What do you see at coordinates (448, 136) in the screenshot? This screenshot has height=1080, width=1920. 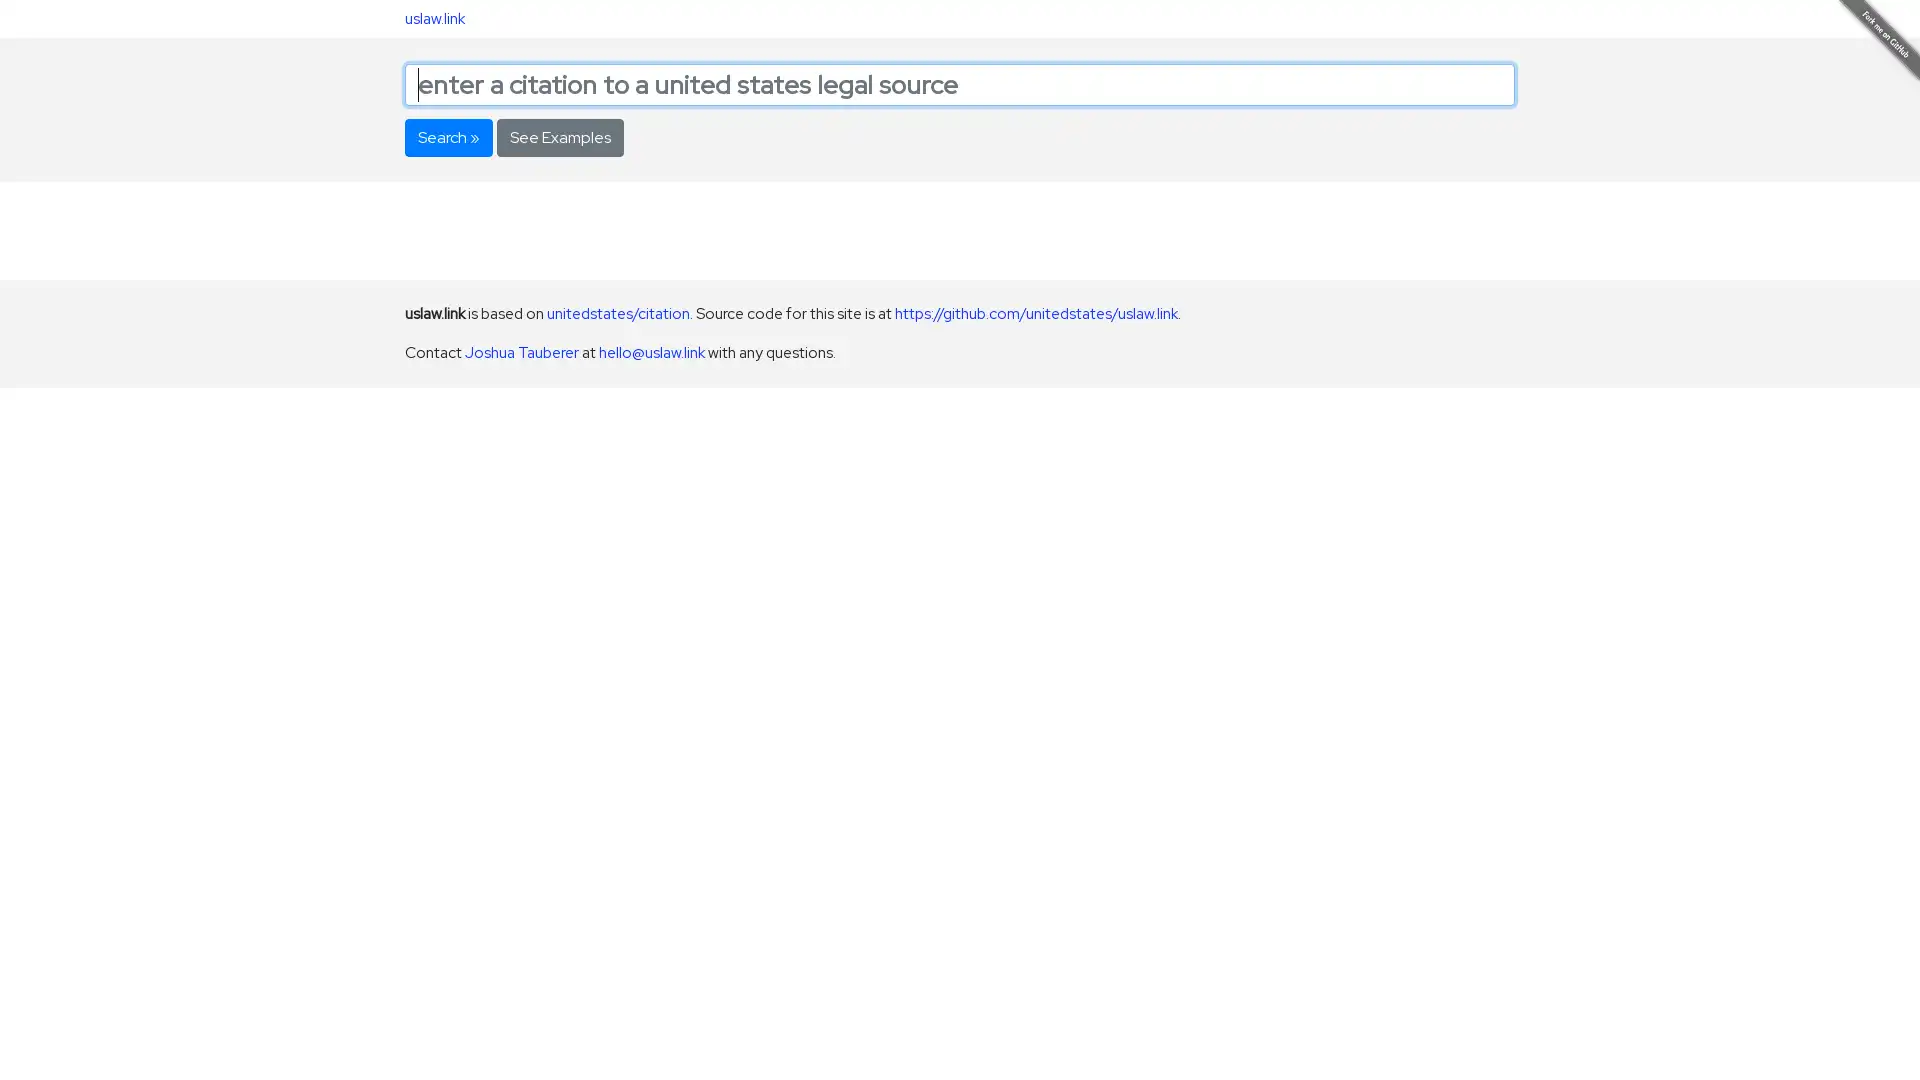 I see `Search` at bounding box center [448, 136].